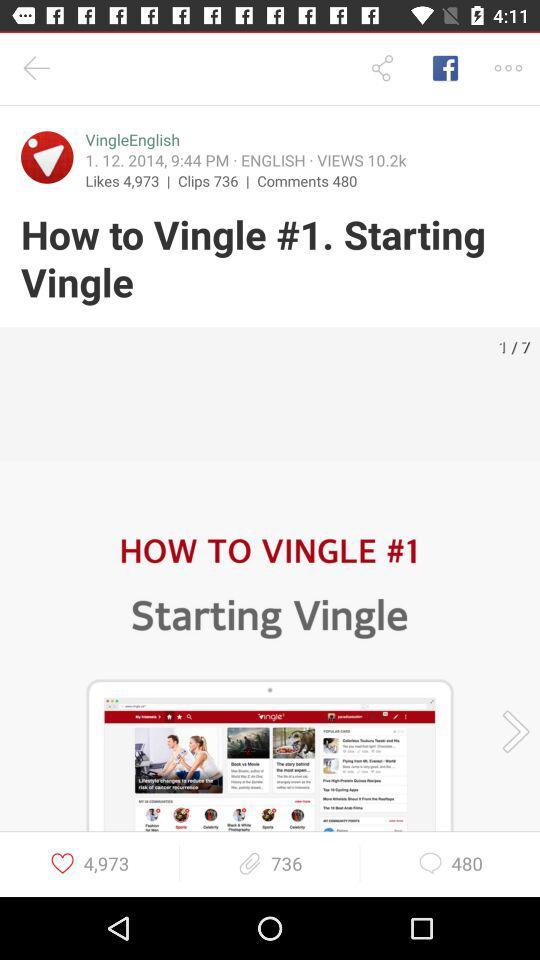 This screenshot has width=540, height=960. I want to click on the item next to vingleenglish, so click(47, 156).